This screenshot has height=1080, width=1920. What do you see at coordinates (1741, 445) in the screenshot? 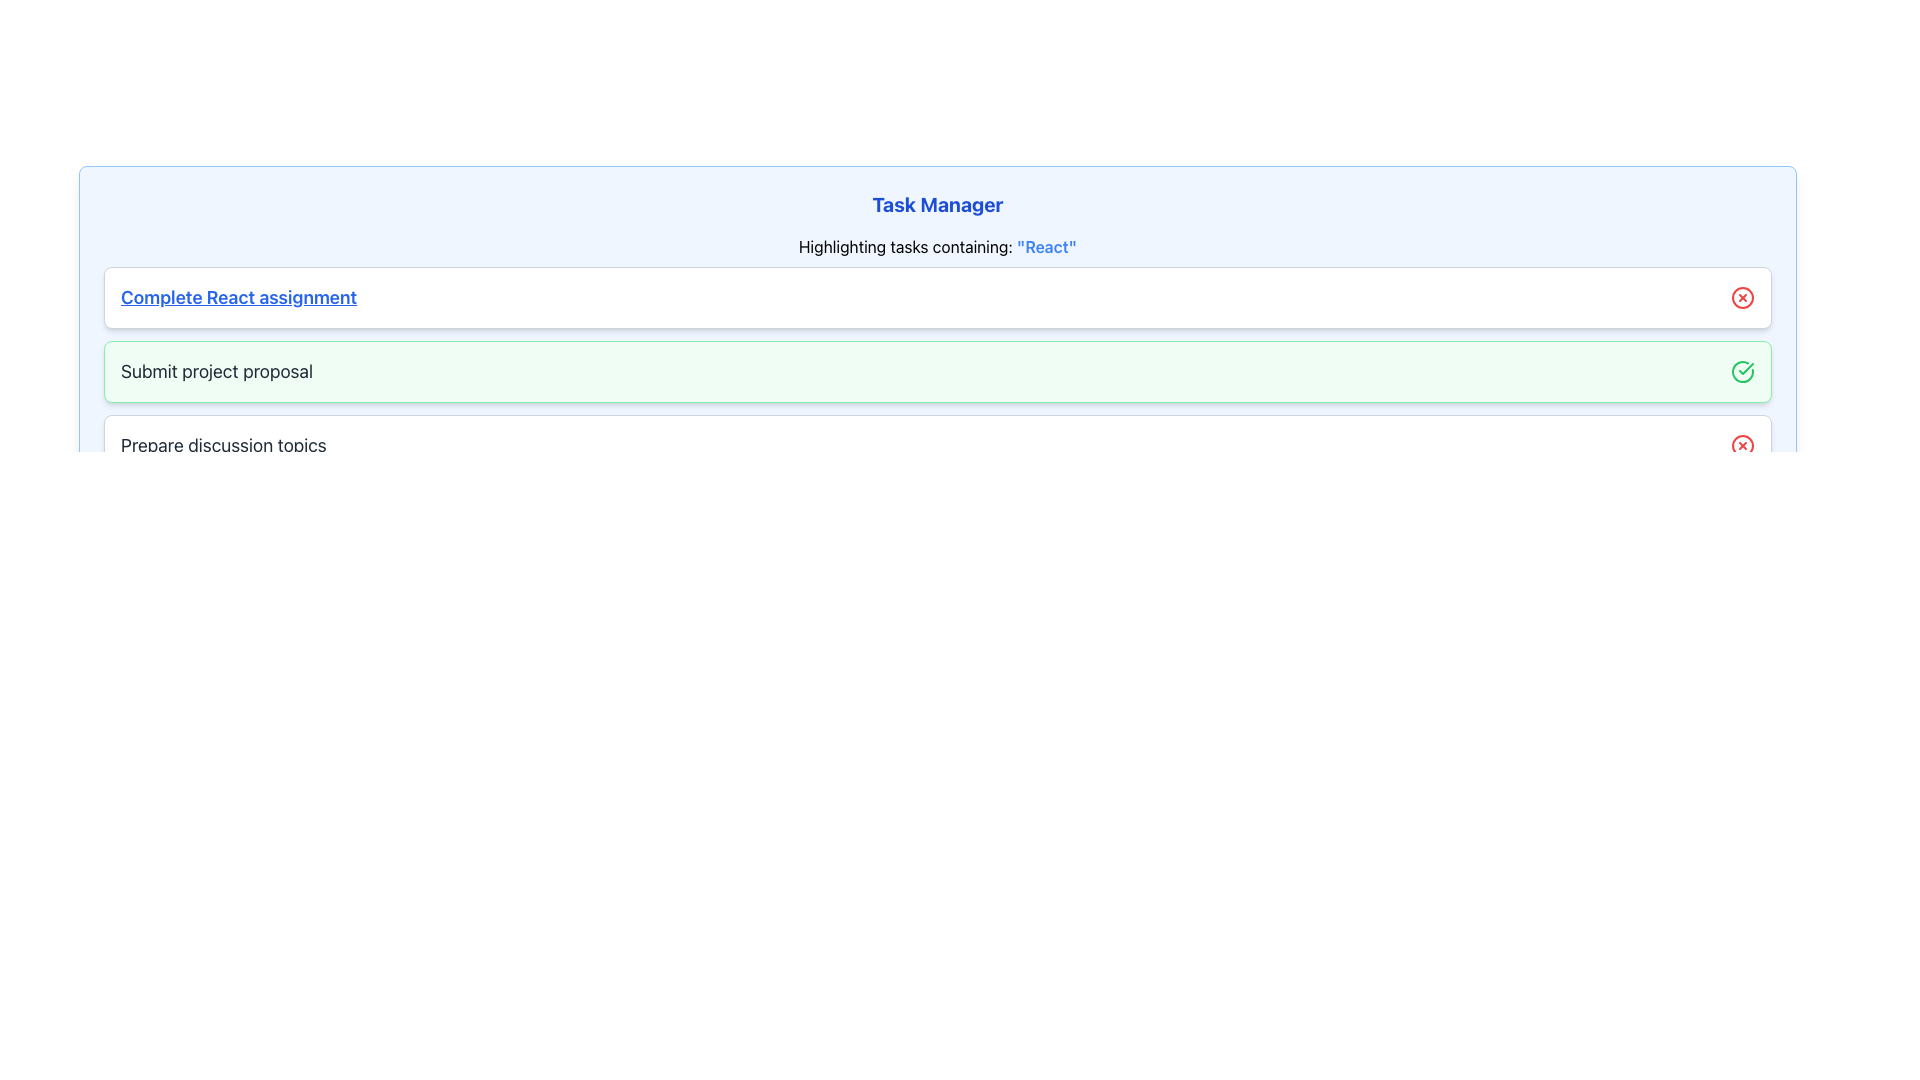
I see `the red circular shape of the SVG icon associated with the 'Prepare discussion topics' task` at bounding box center [1741, 445].